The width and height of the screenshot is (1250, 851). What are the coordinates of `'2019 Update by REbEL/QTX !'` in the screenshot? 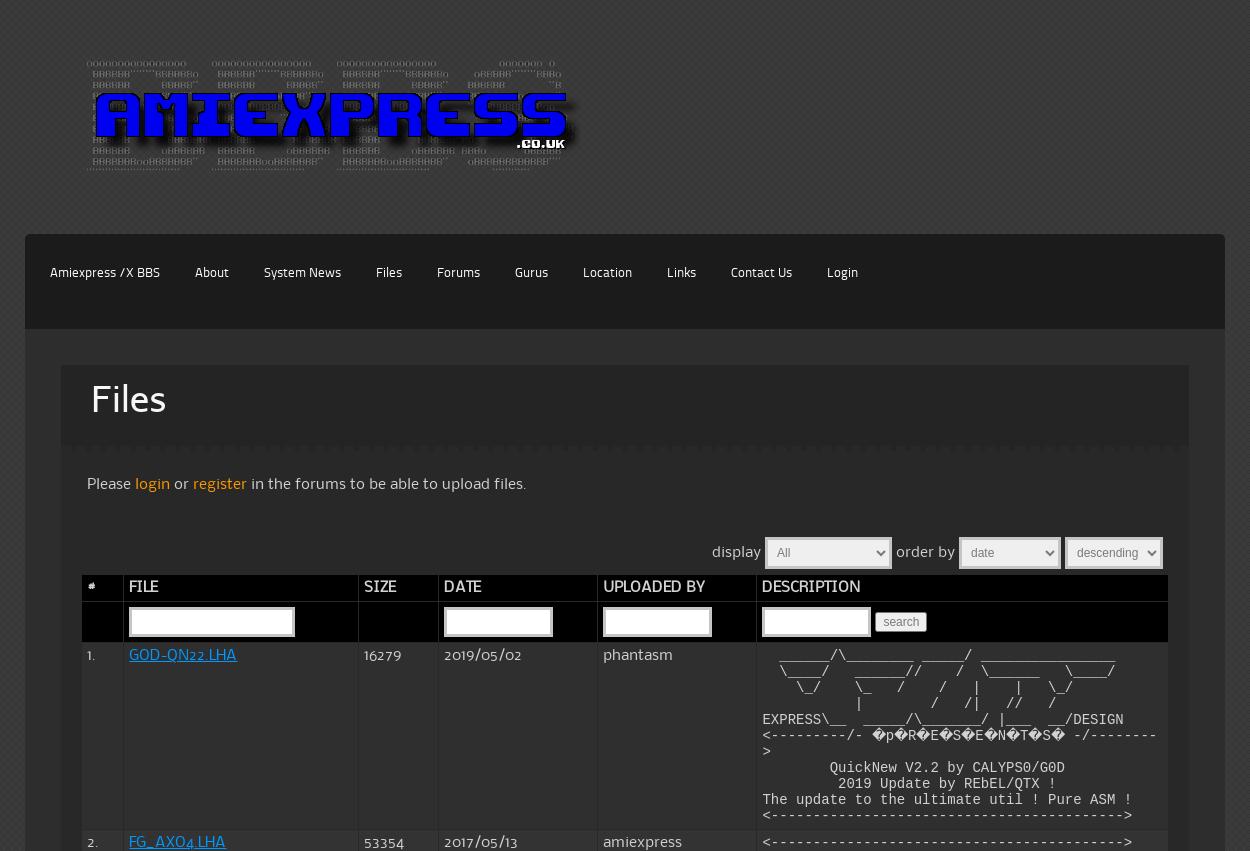 It's located at (909, 782).